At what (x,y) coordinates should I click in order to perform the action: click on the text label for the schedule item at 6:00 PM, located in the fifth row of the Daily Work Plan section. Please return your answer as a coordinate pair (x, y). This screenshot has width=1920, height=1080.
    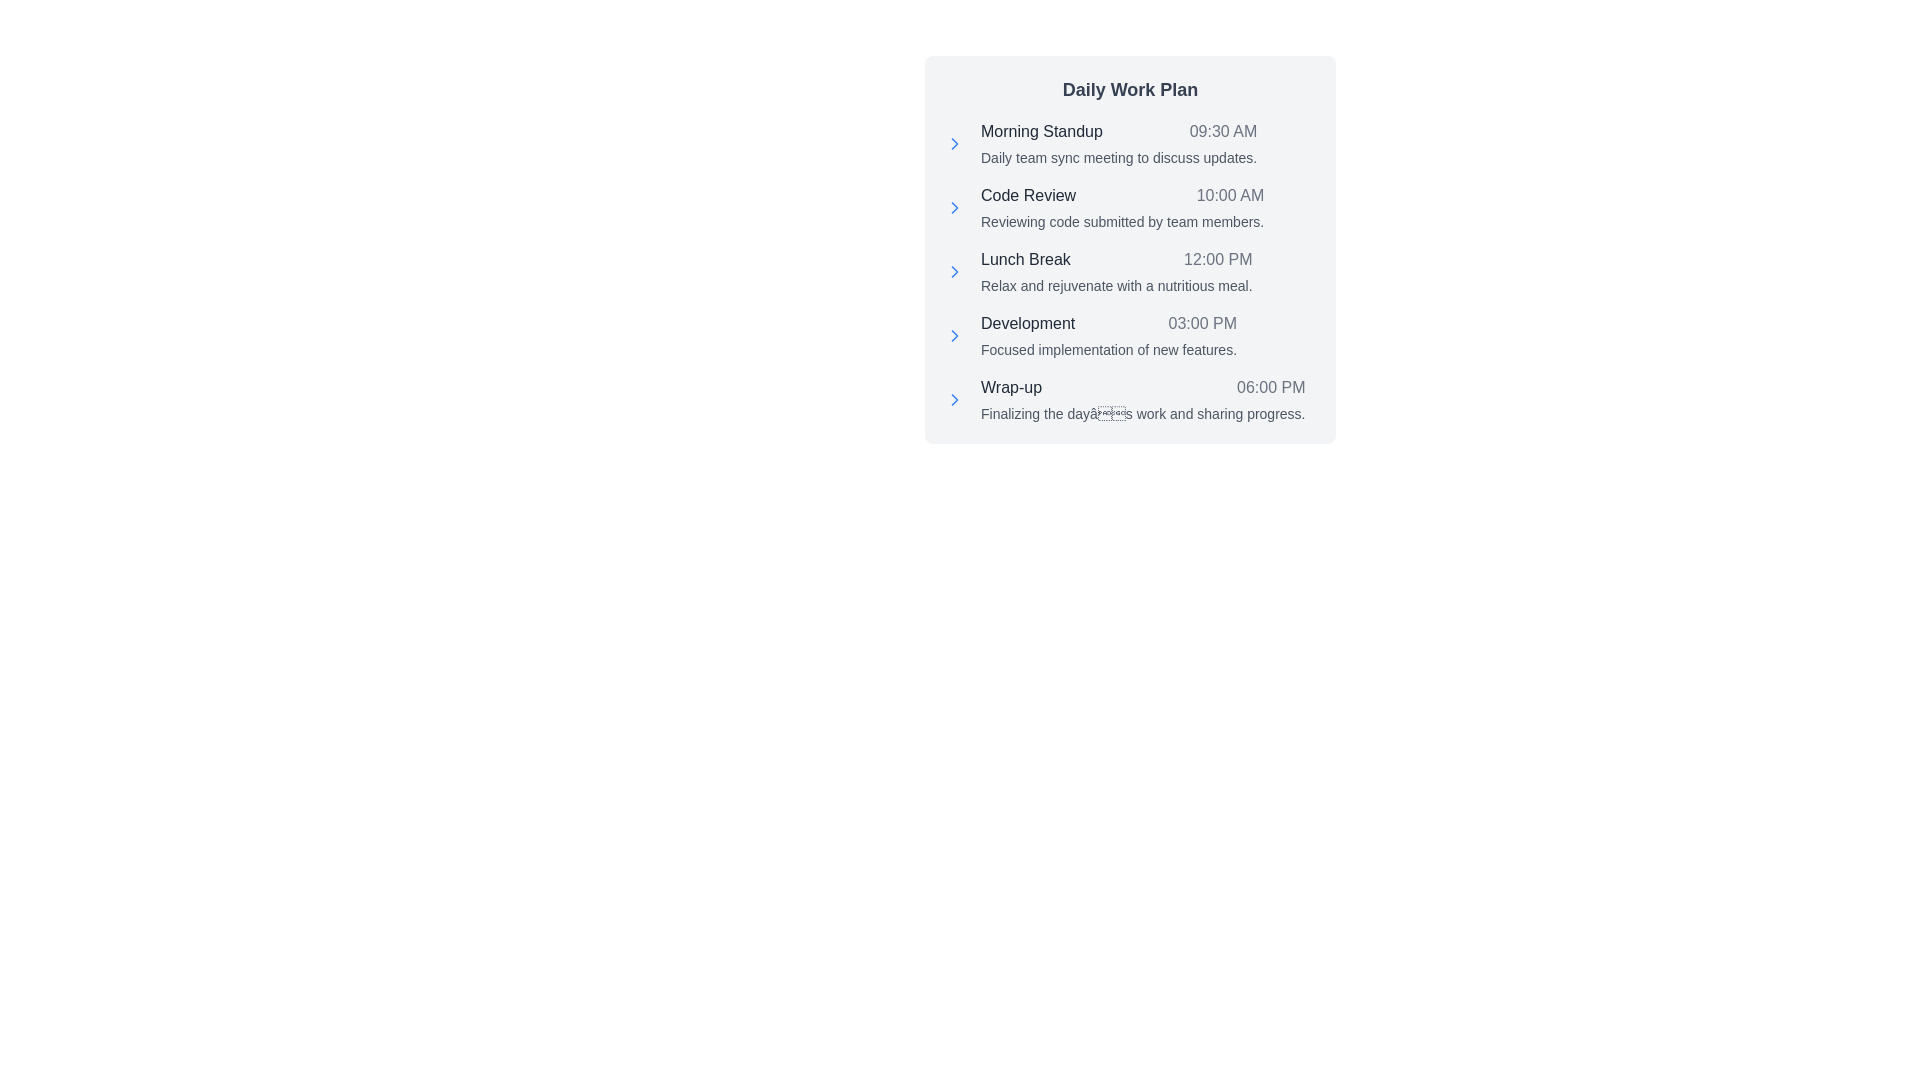
    Looking at the image, I should click on (1011, 388).